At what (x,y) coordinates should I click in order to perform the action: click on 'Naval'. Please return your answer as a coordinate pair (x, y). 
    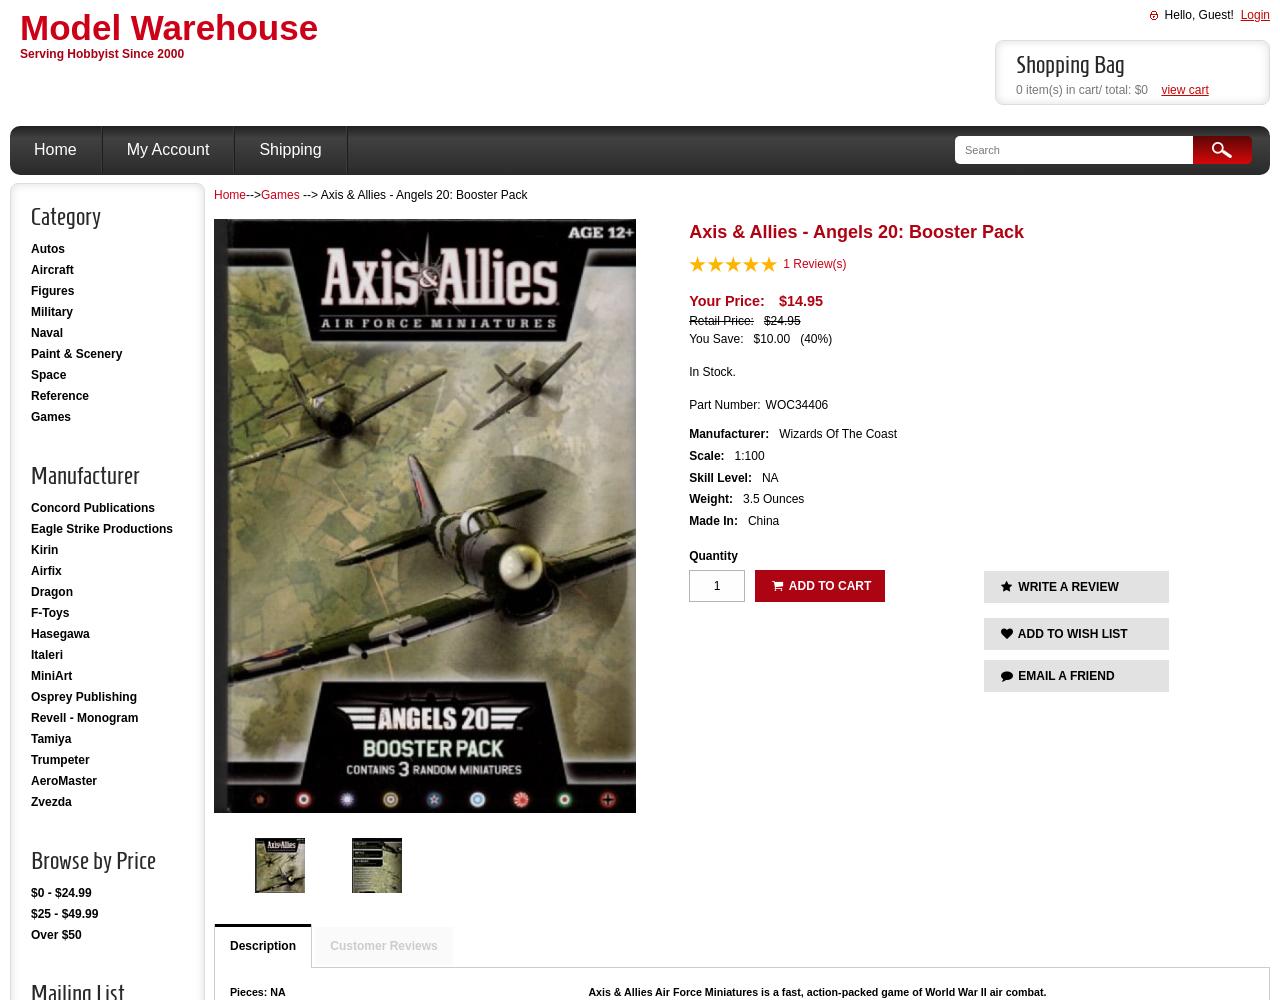
    Looking at the image, I should click on (46, 332).